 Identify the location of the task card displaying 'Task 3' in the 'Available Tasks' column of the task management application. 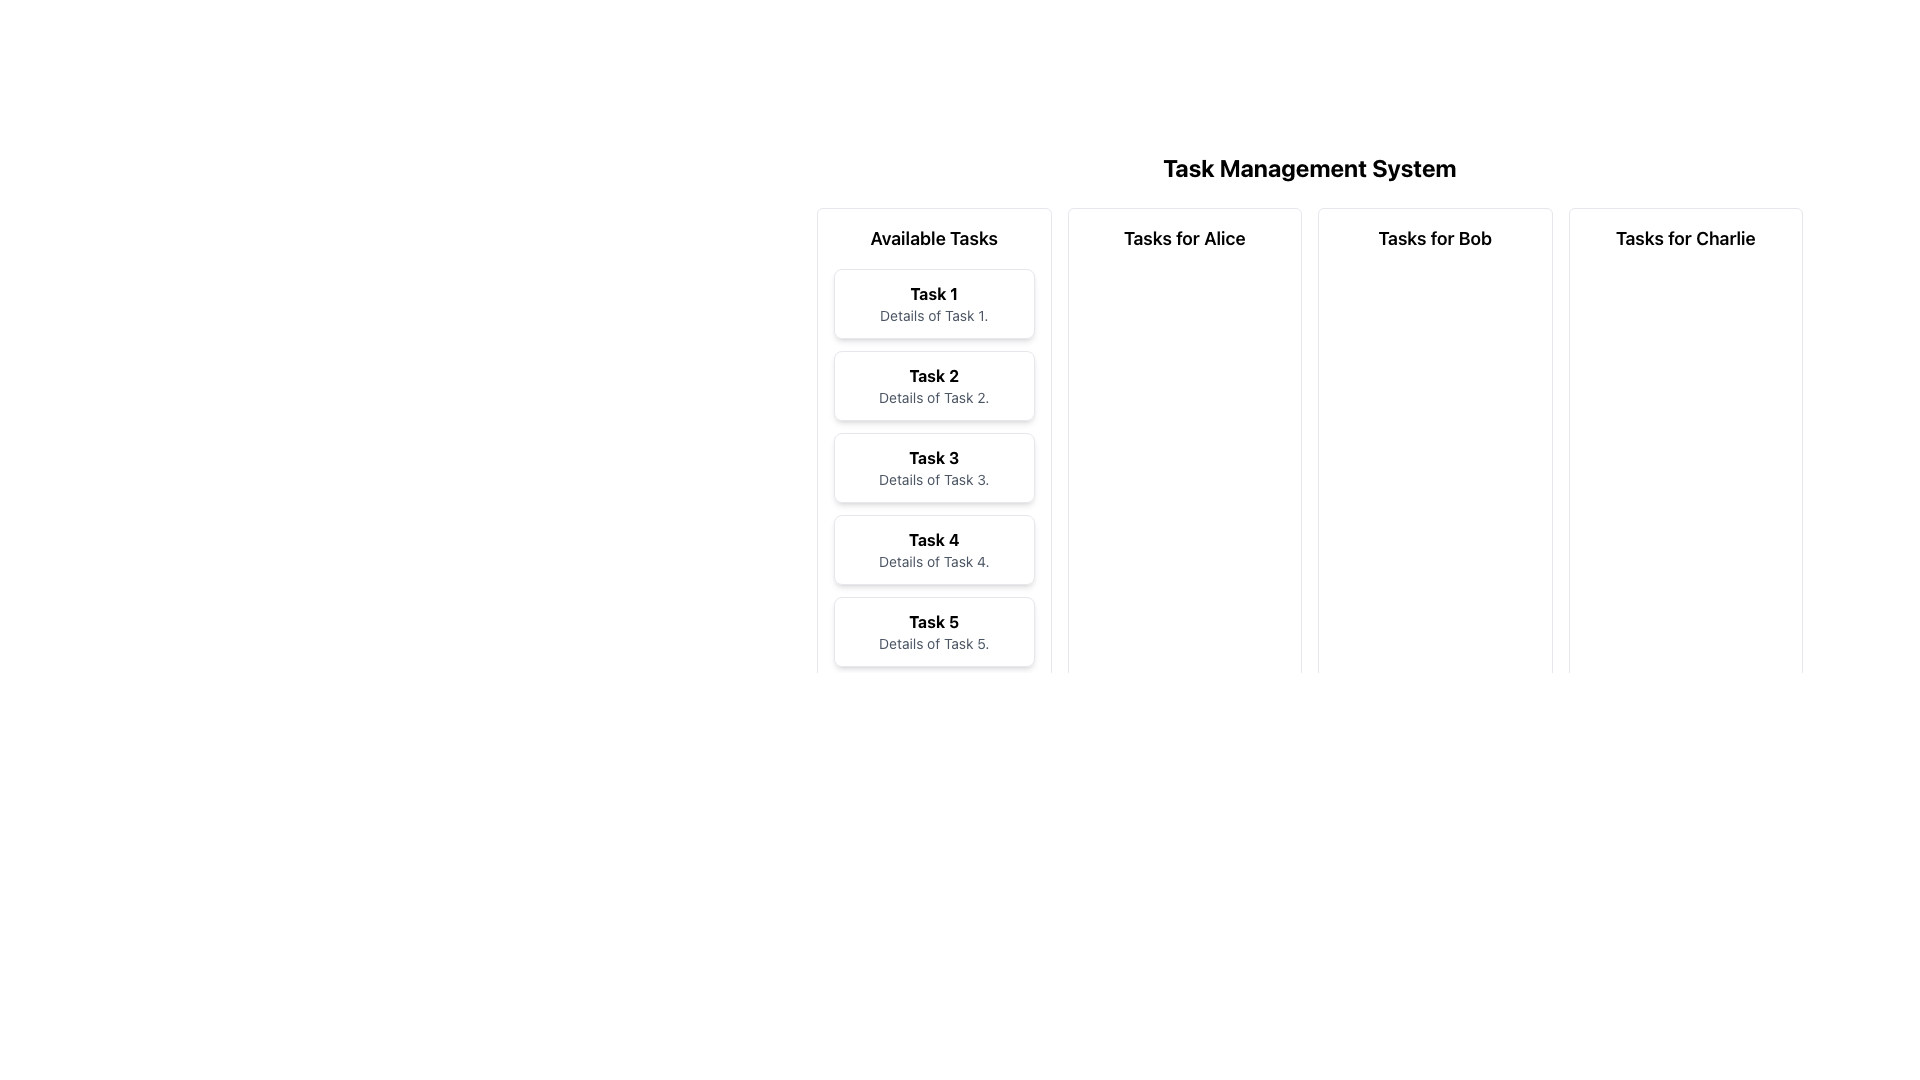
(933, 467).